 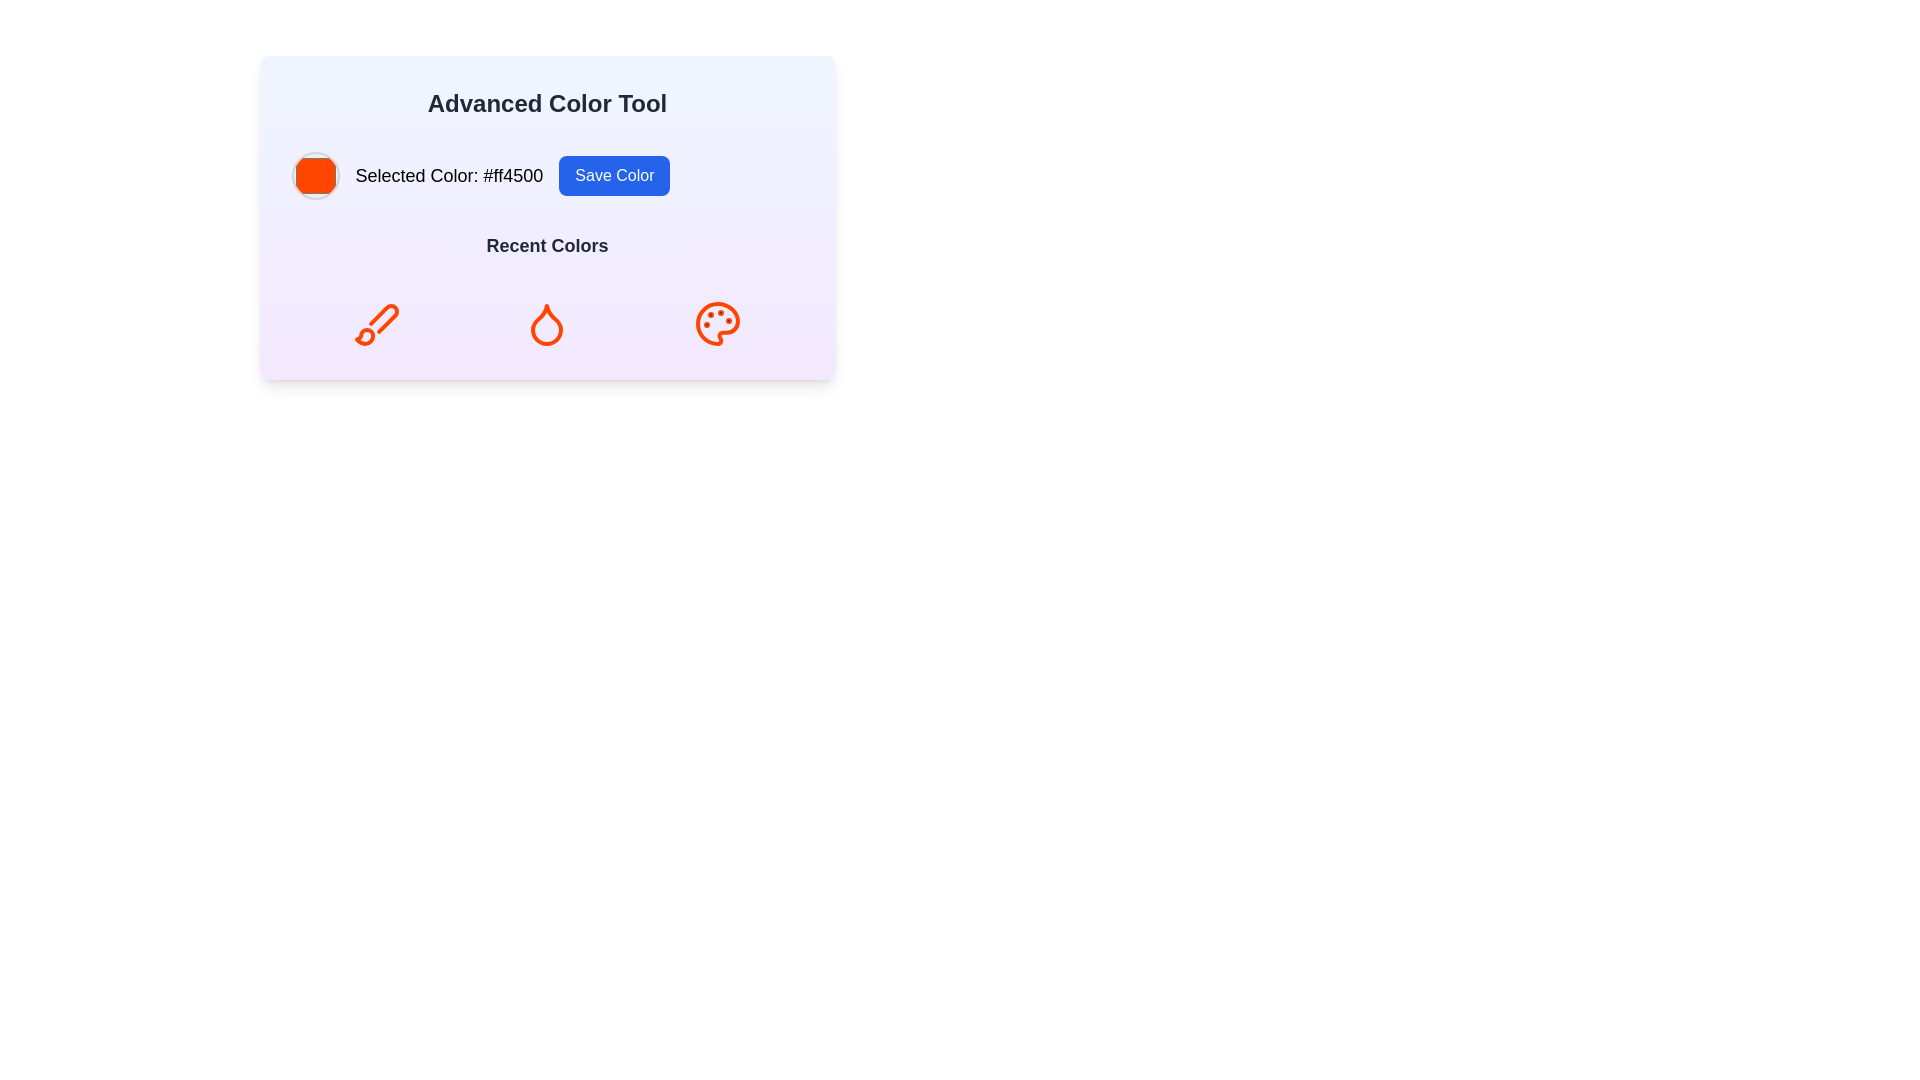 I want to click on the Brush tool icon located at the bottom left corner of the 'Recent Colors' section in the 'Advanced Color Tool' interface, so click(x=384, y=317).